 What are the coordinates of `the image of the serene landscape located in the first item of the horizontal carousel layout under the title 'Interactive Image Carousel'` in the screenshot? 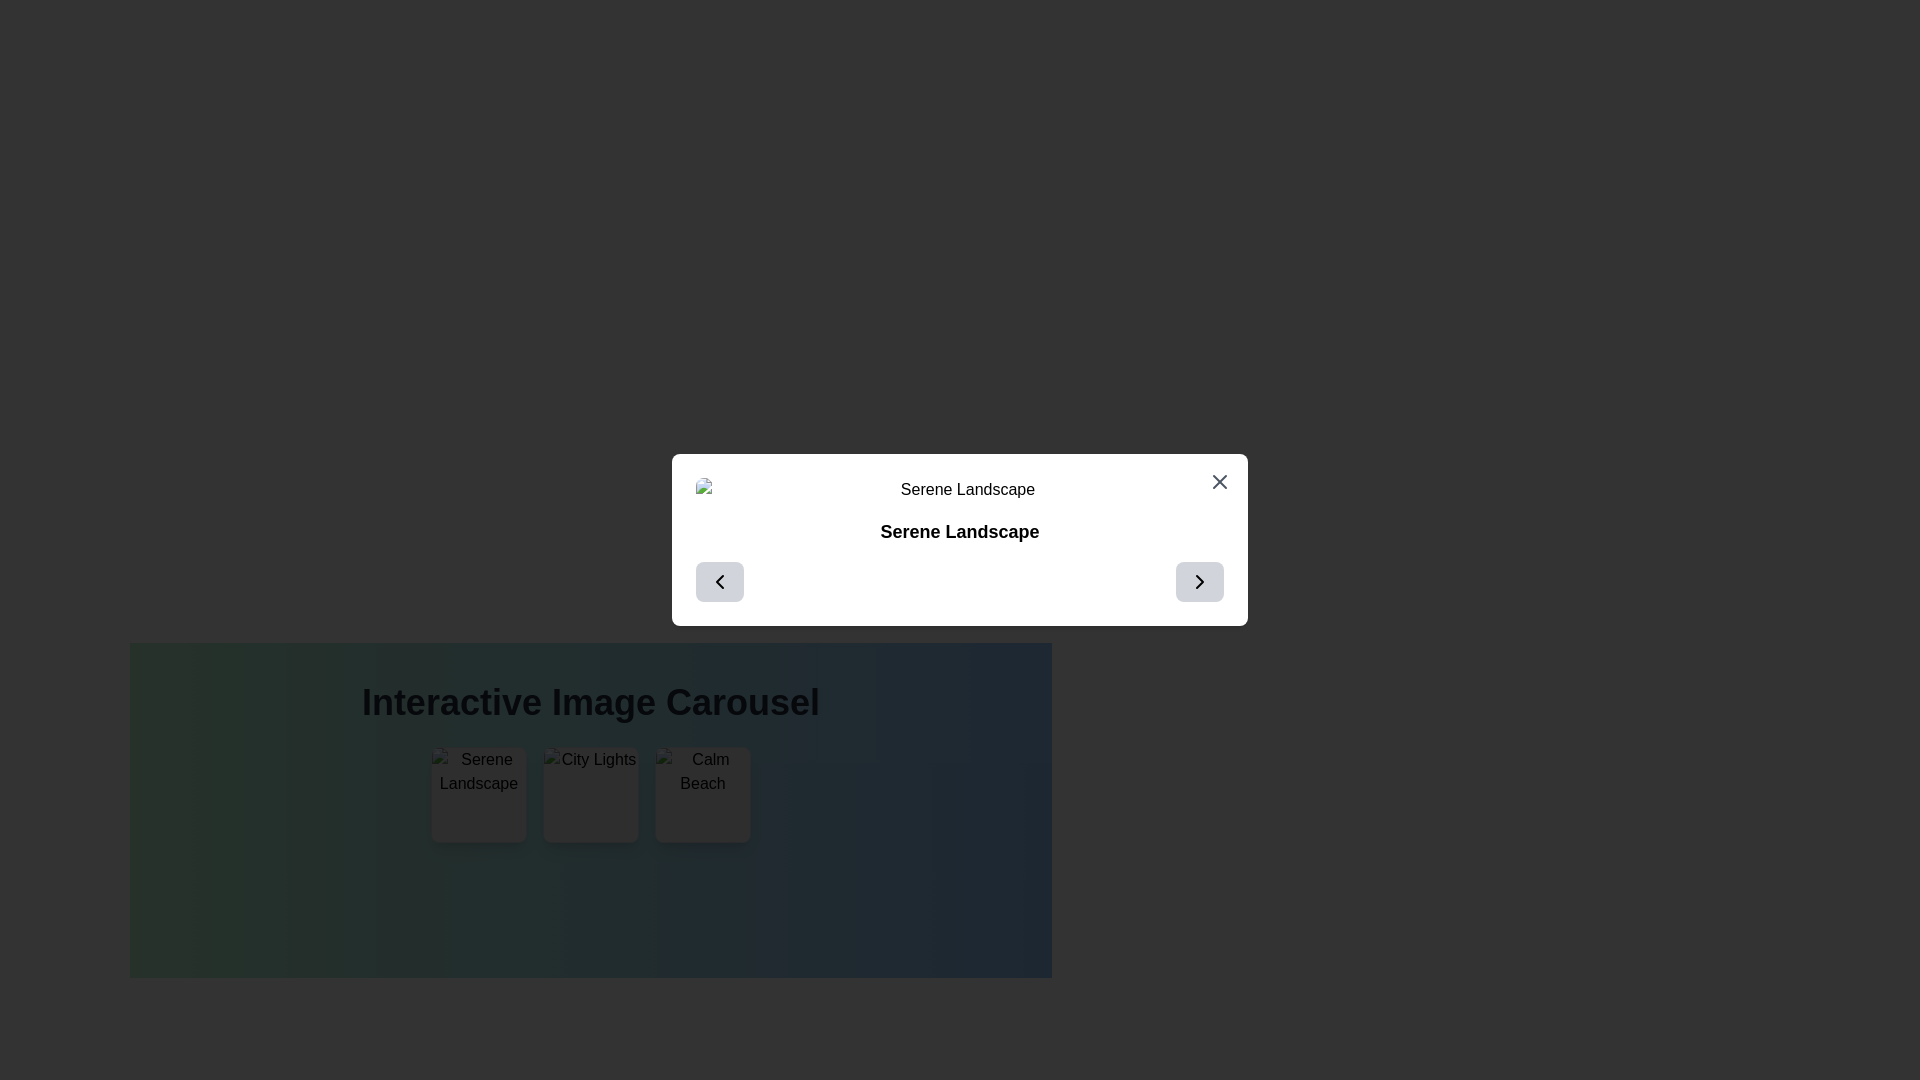 It's located at (478, 793).